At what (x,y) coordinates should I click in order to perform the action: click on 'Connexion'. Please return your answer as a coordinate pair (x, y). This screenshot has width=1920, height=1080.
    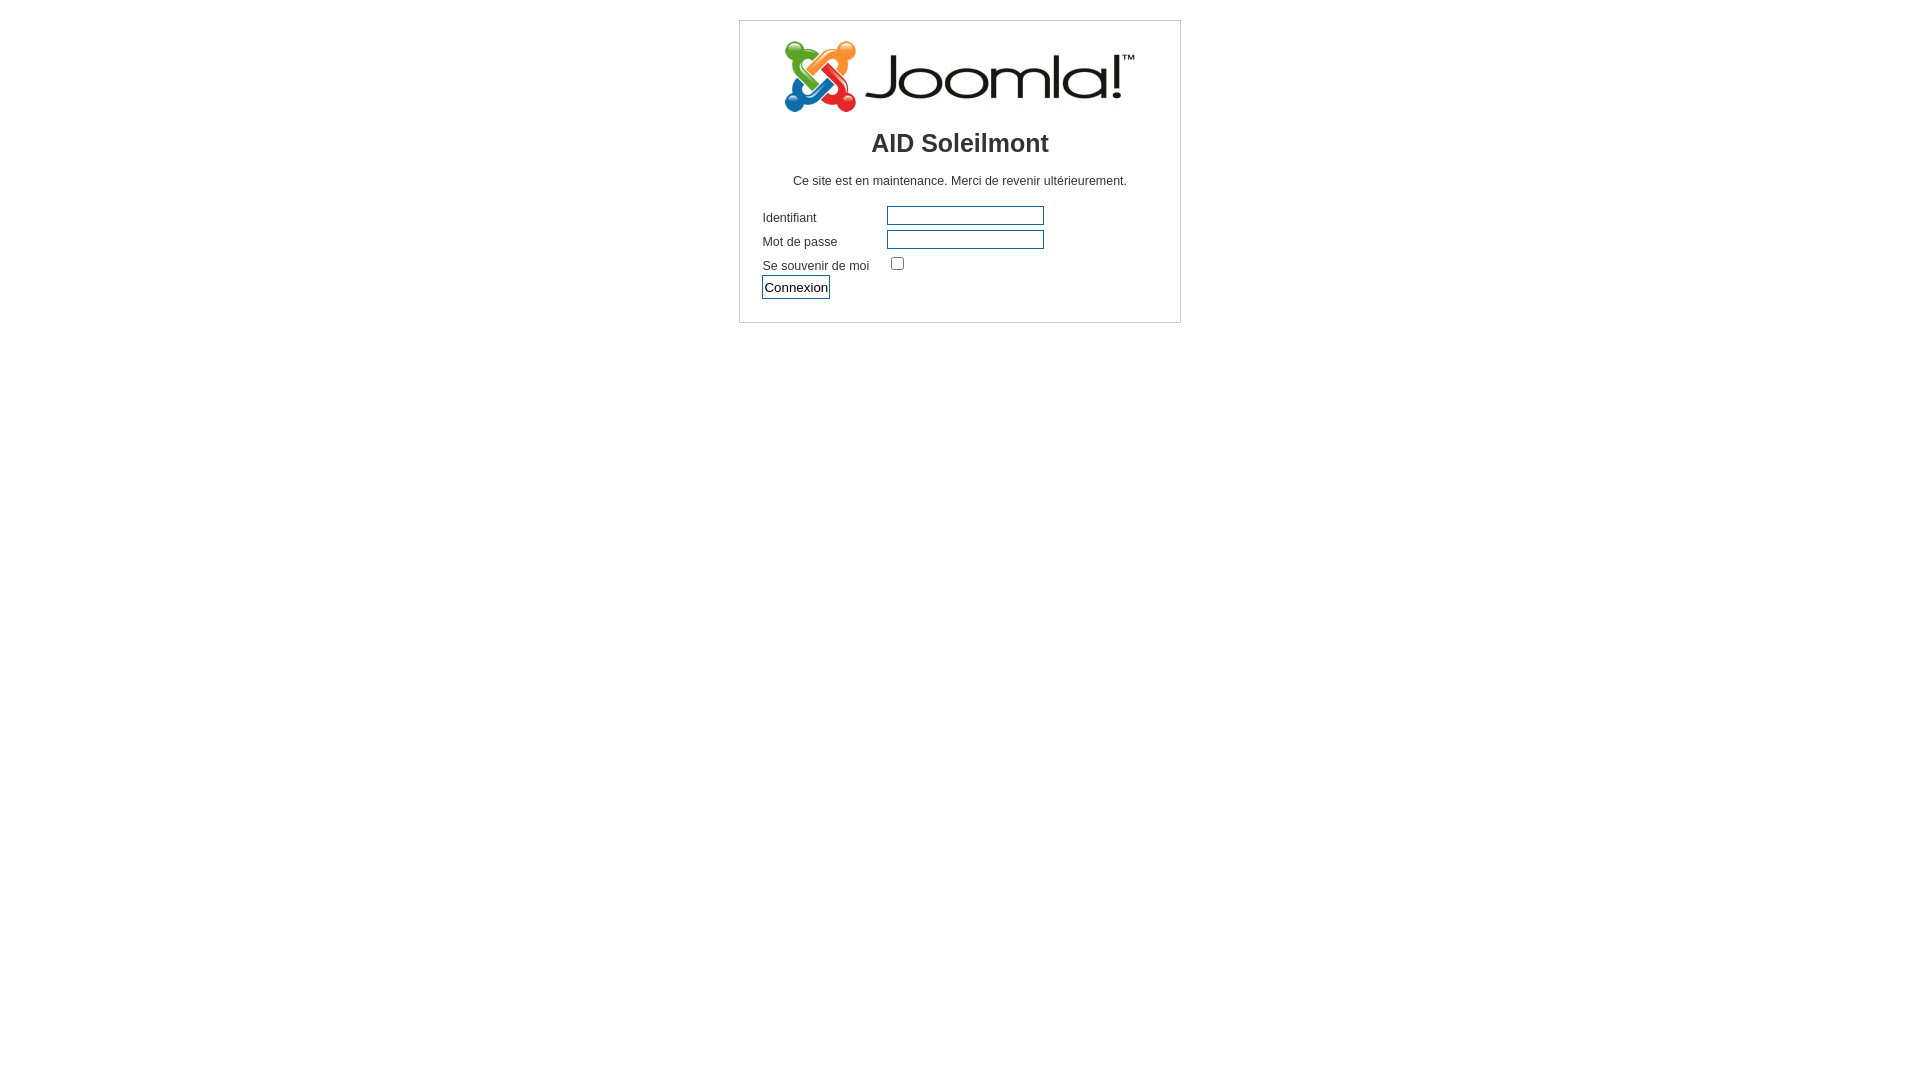
    Looking at the image, I should click on (795, 286).